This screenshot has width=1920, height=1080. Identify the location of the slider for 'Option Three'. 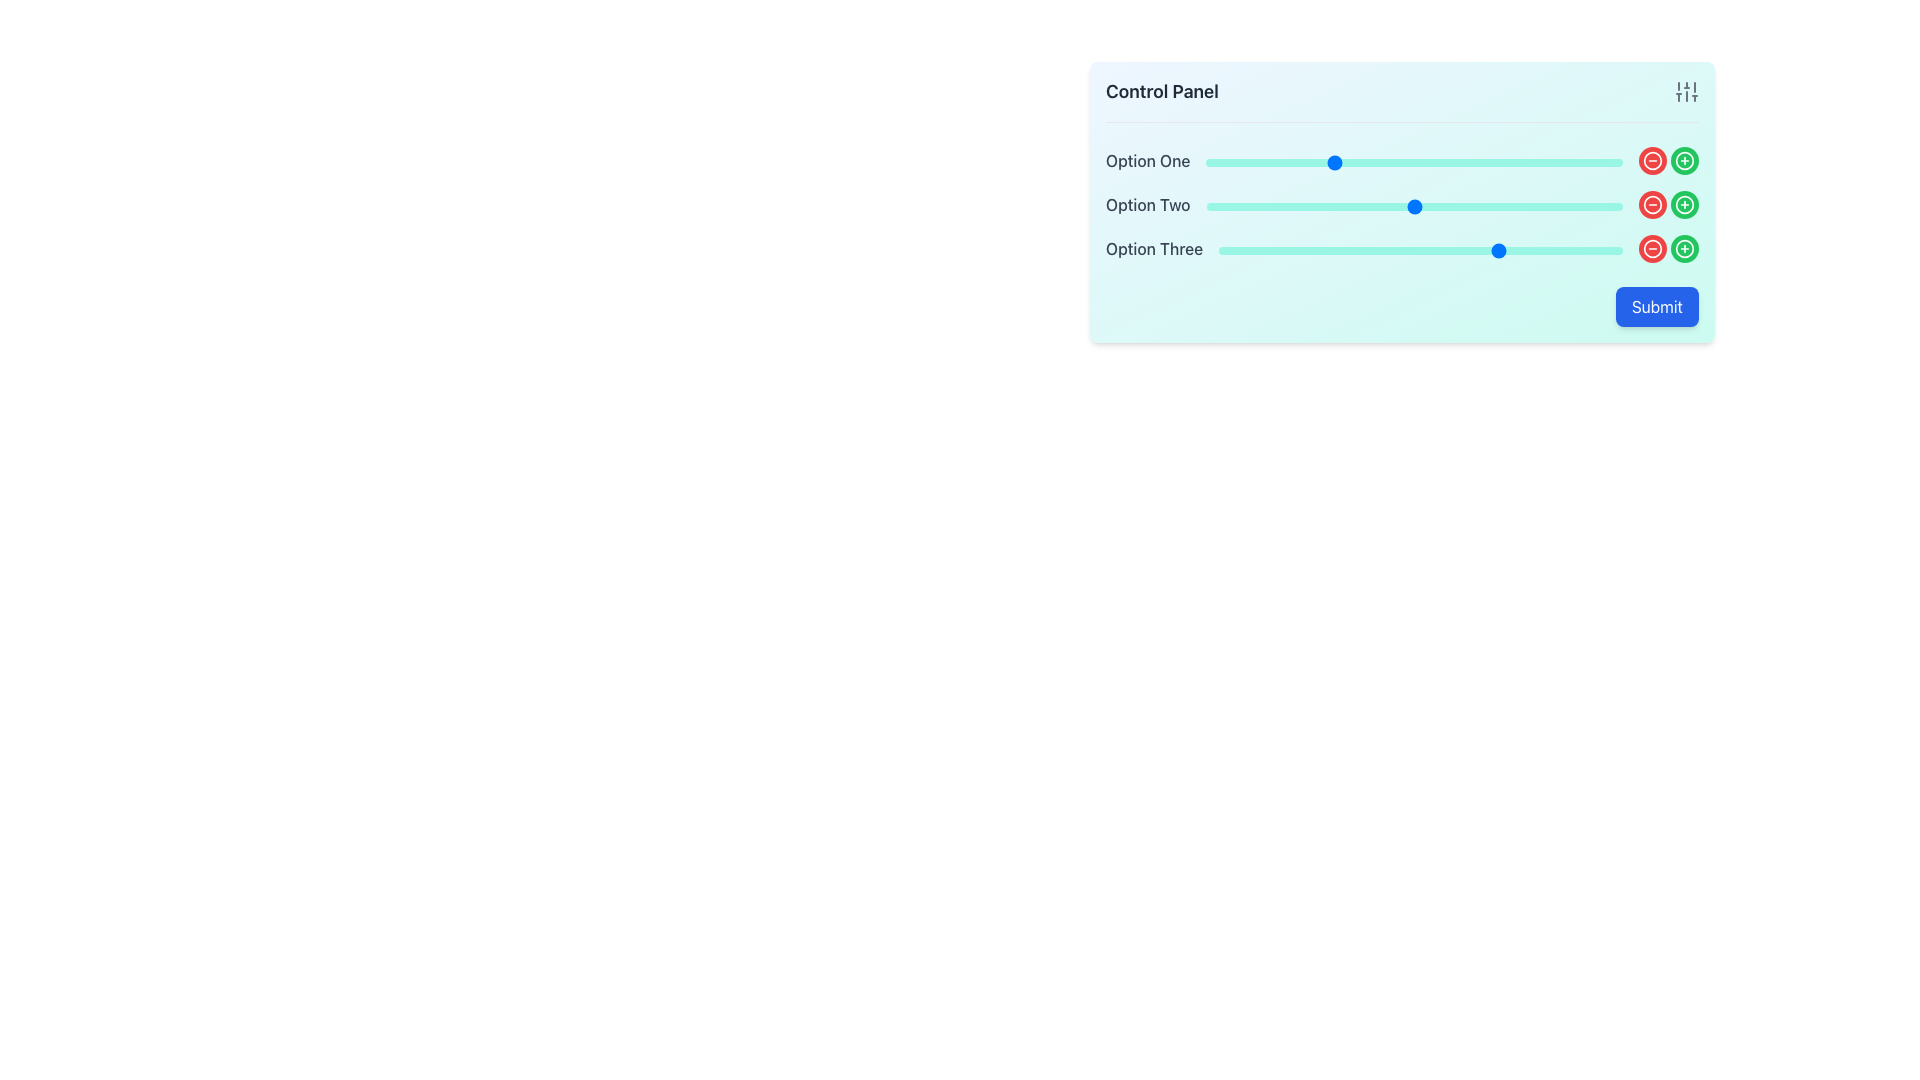
(1387, 249).